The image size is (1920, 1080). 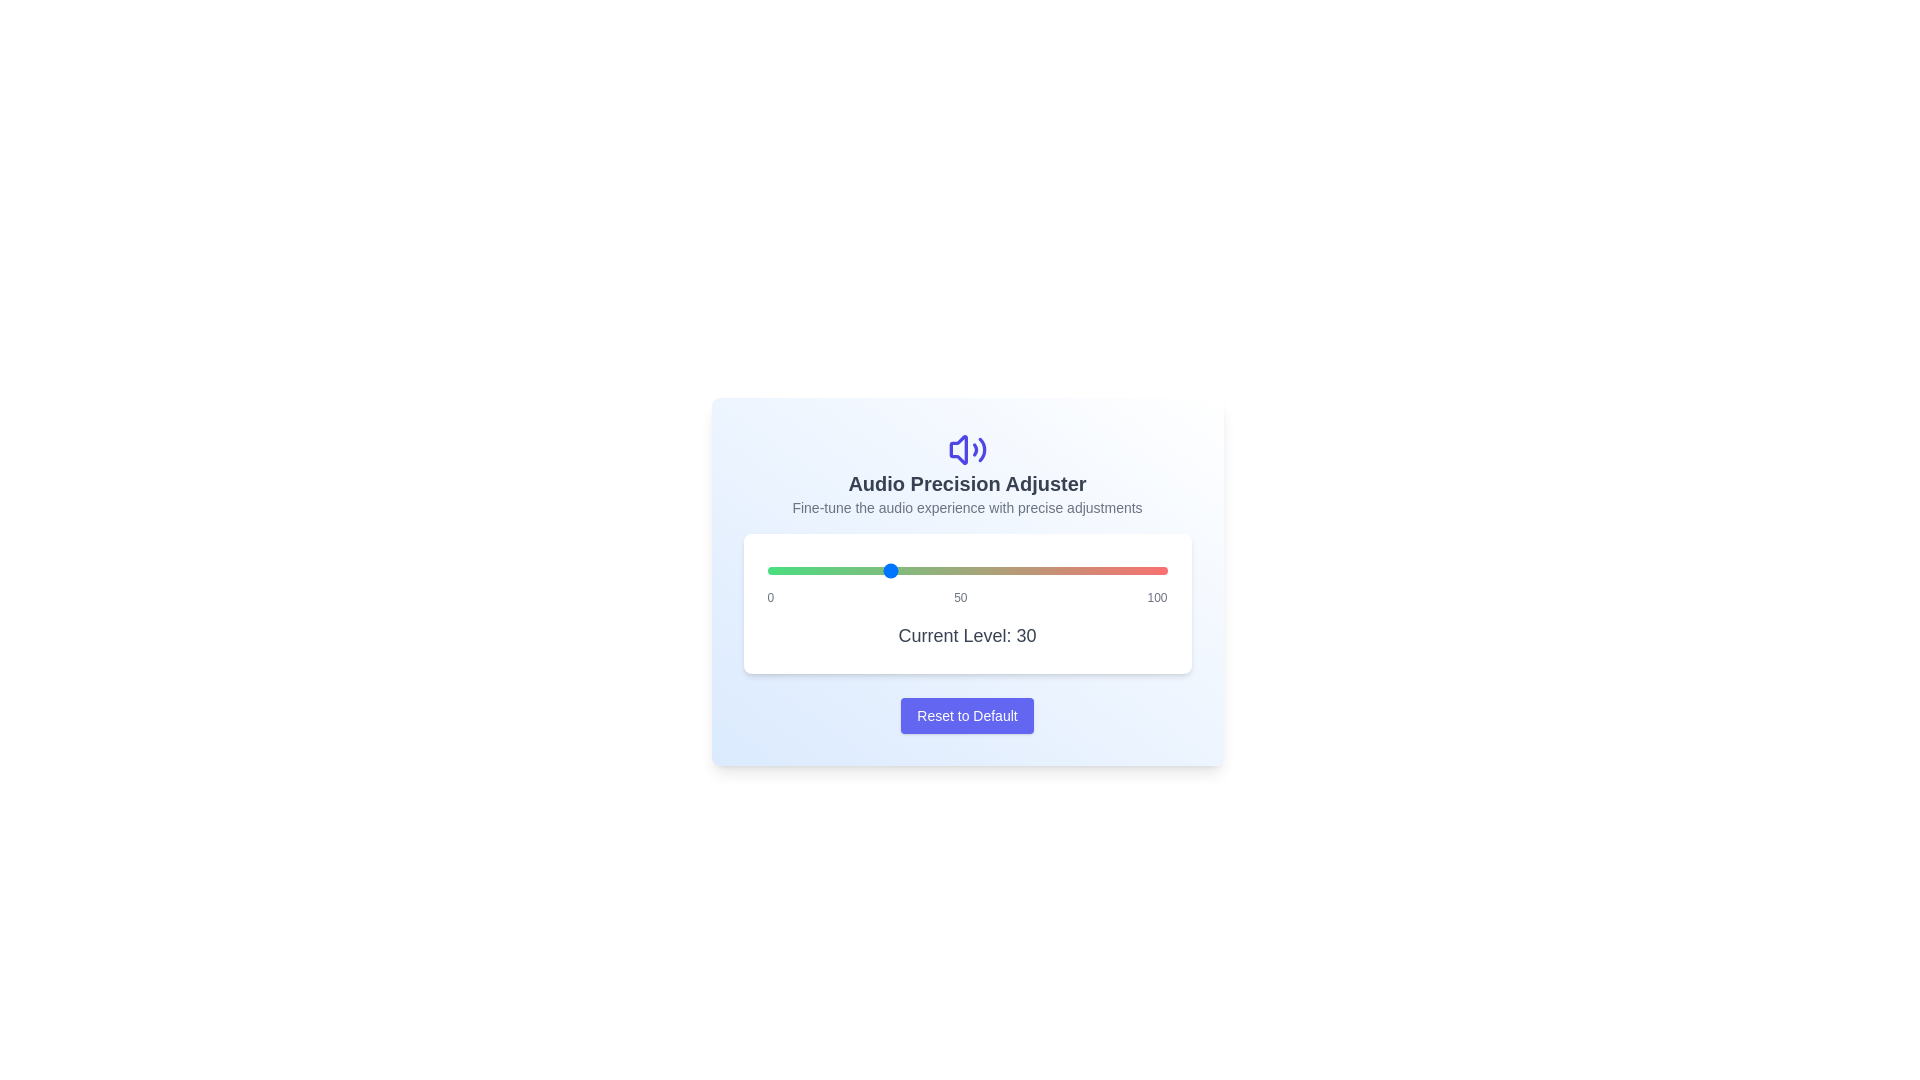 I want to click on the audio level to 70 using the slider, so click(x=1046, y=570).